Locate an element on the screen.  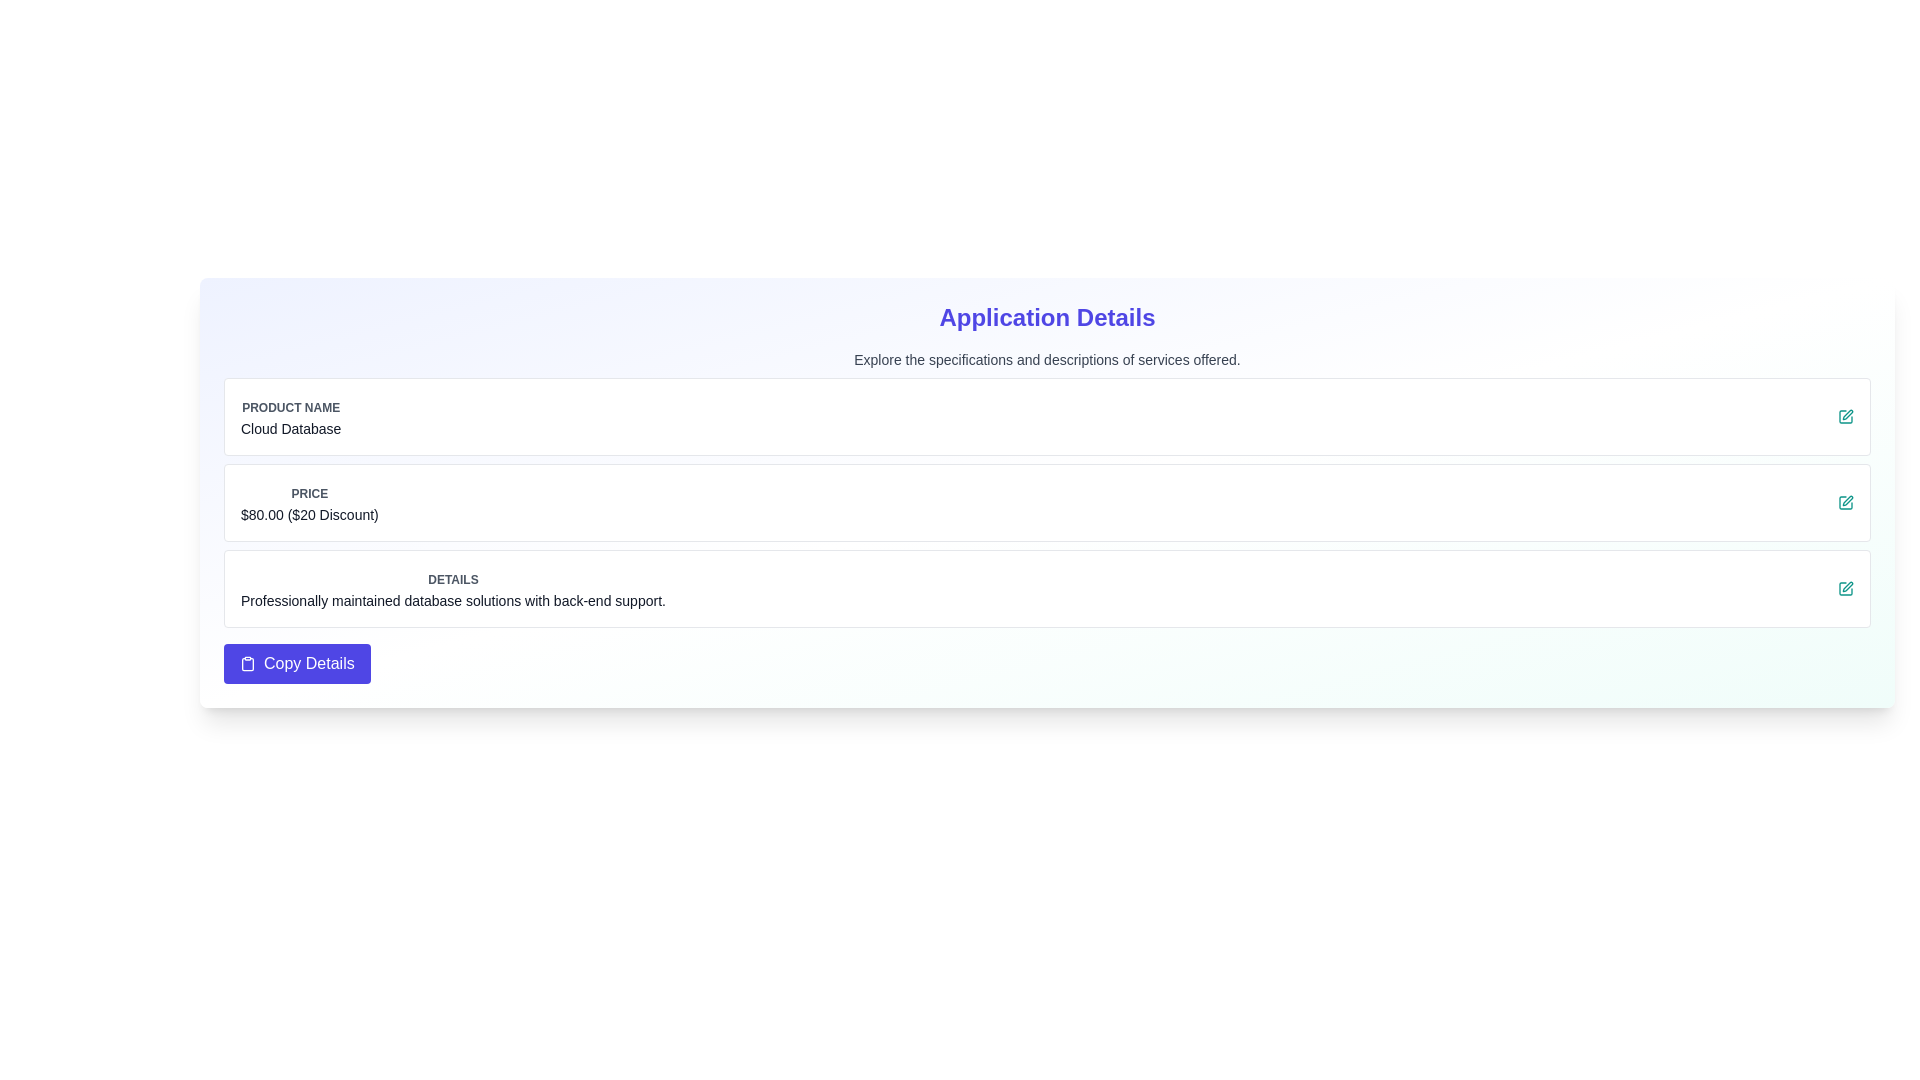
the small teal-colored icon styled as a pen or edit symbol located in the lower-right corner of the 'Details' card is located at coordinates (1845, 588).